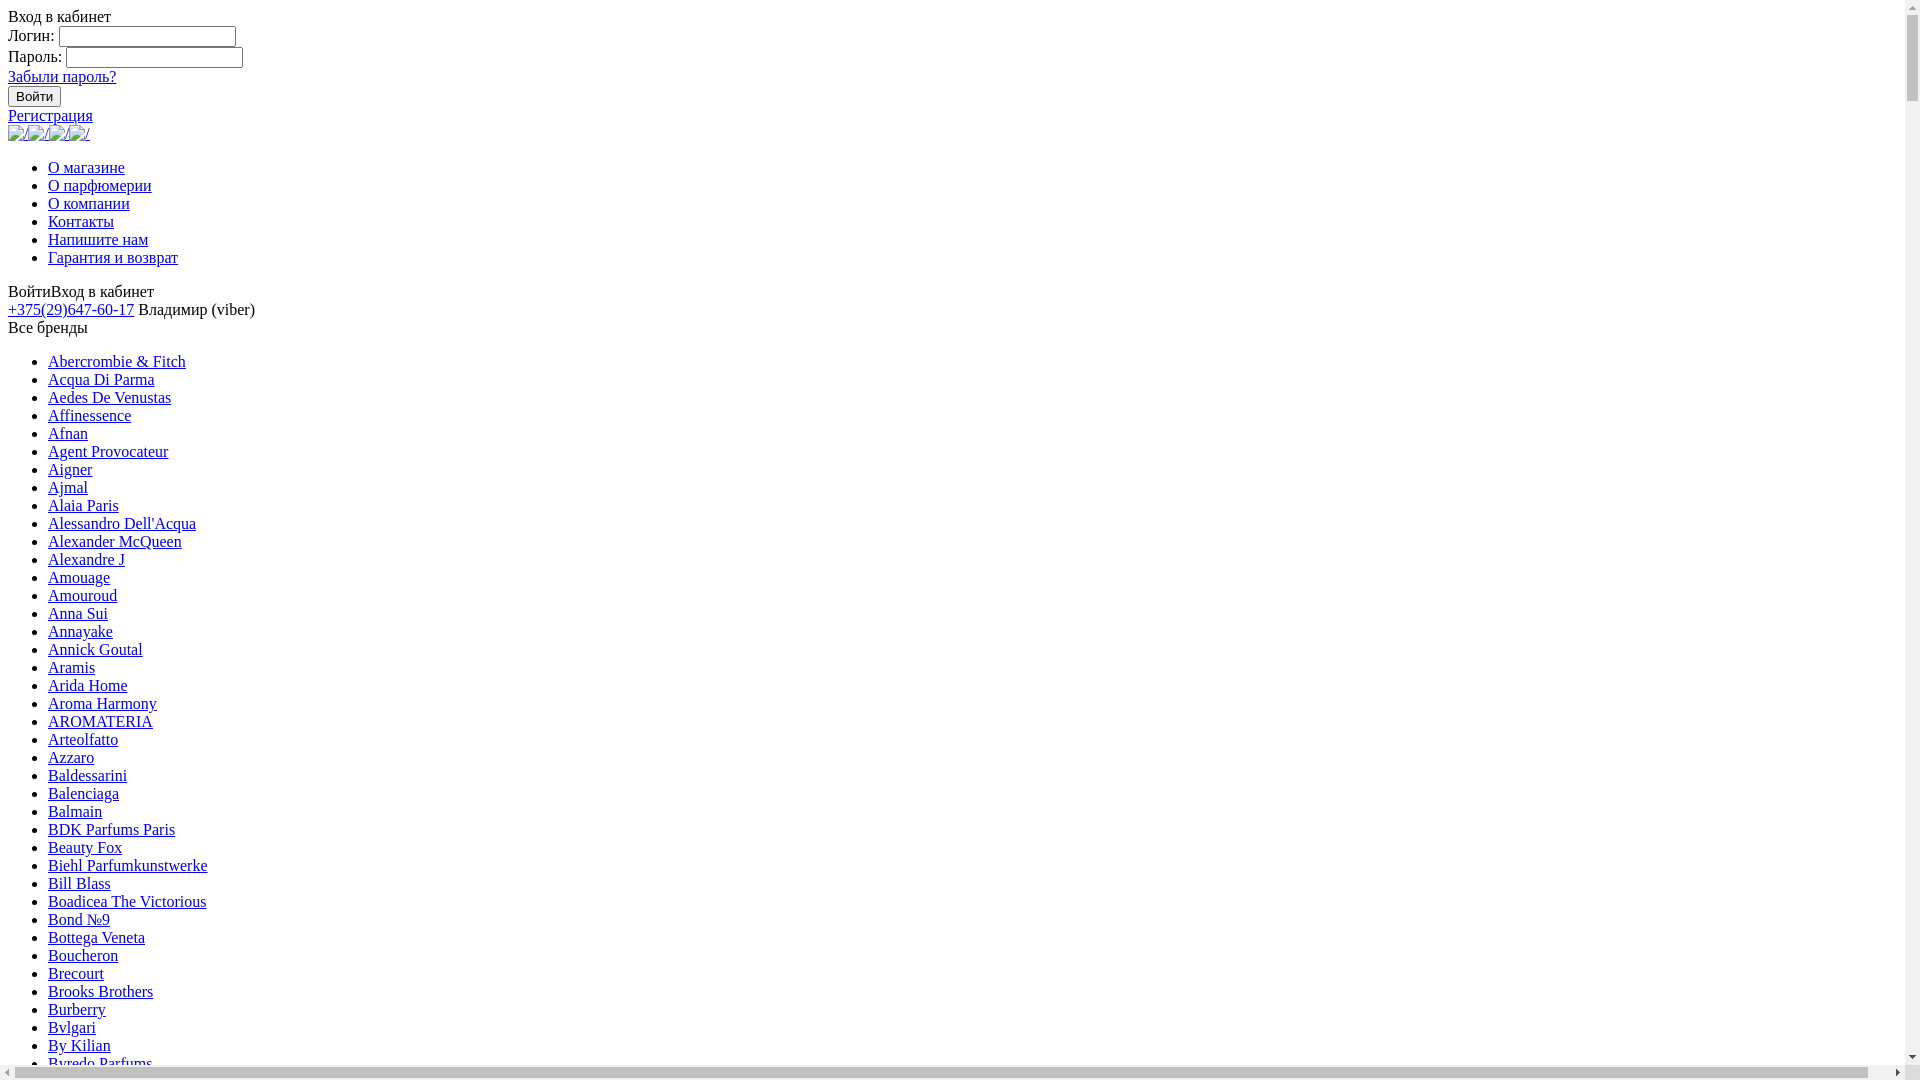 Image resolution: width=1920 pixels, height=1080 pixels. What do you see at coordinates (71, 667) in the screenshot?
I see `'Aramis'` at bounding box center [71, 667].